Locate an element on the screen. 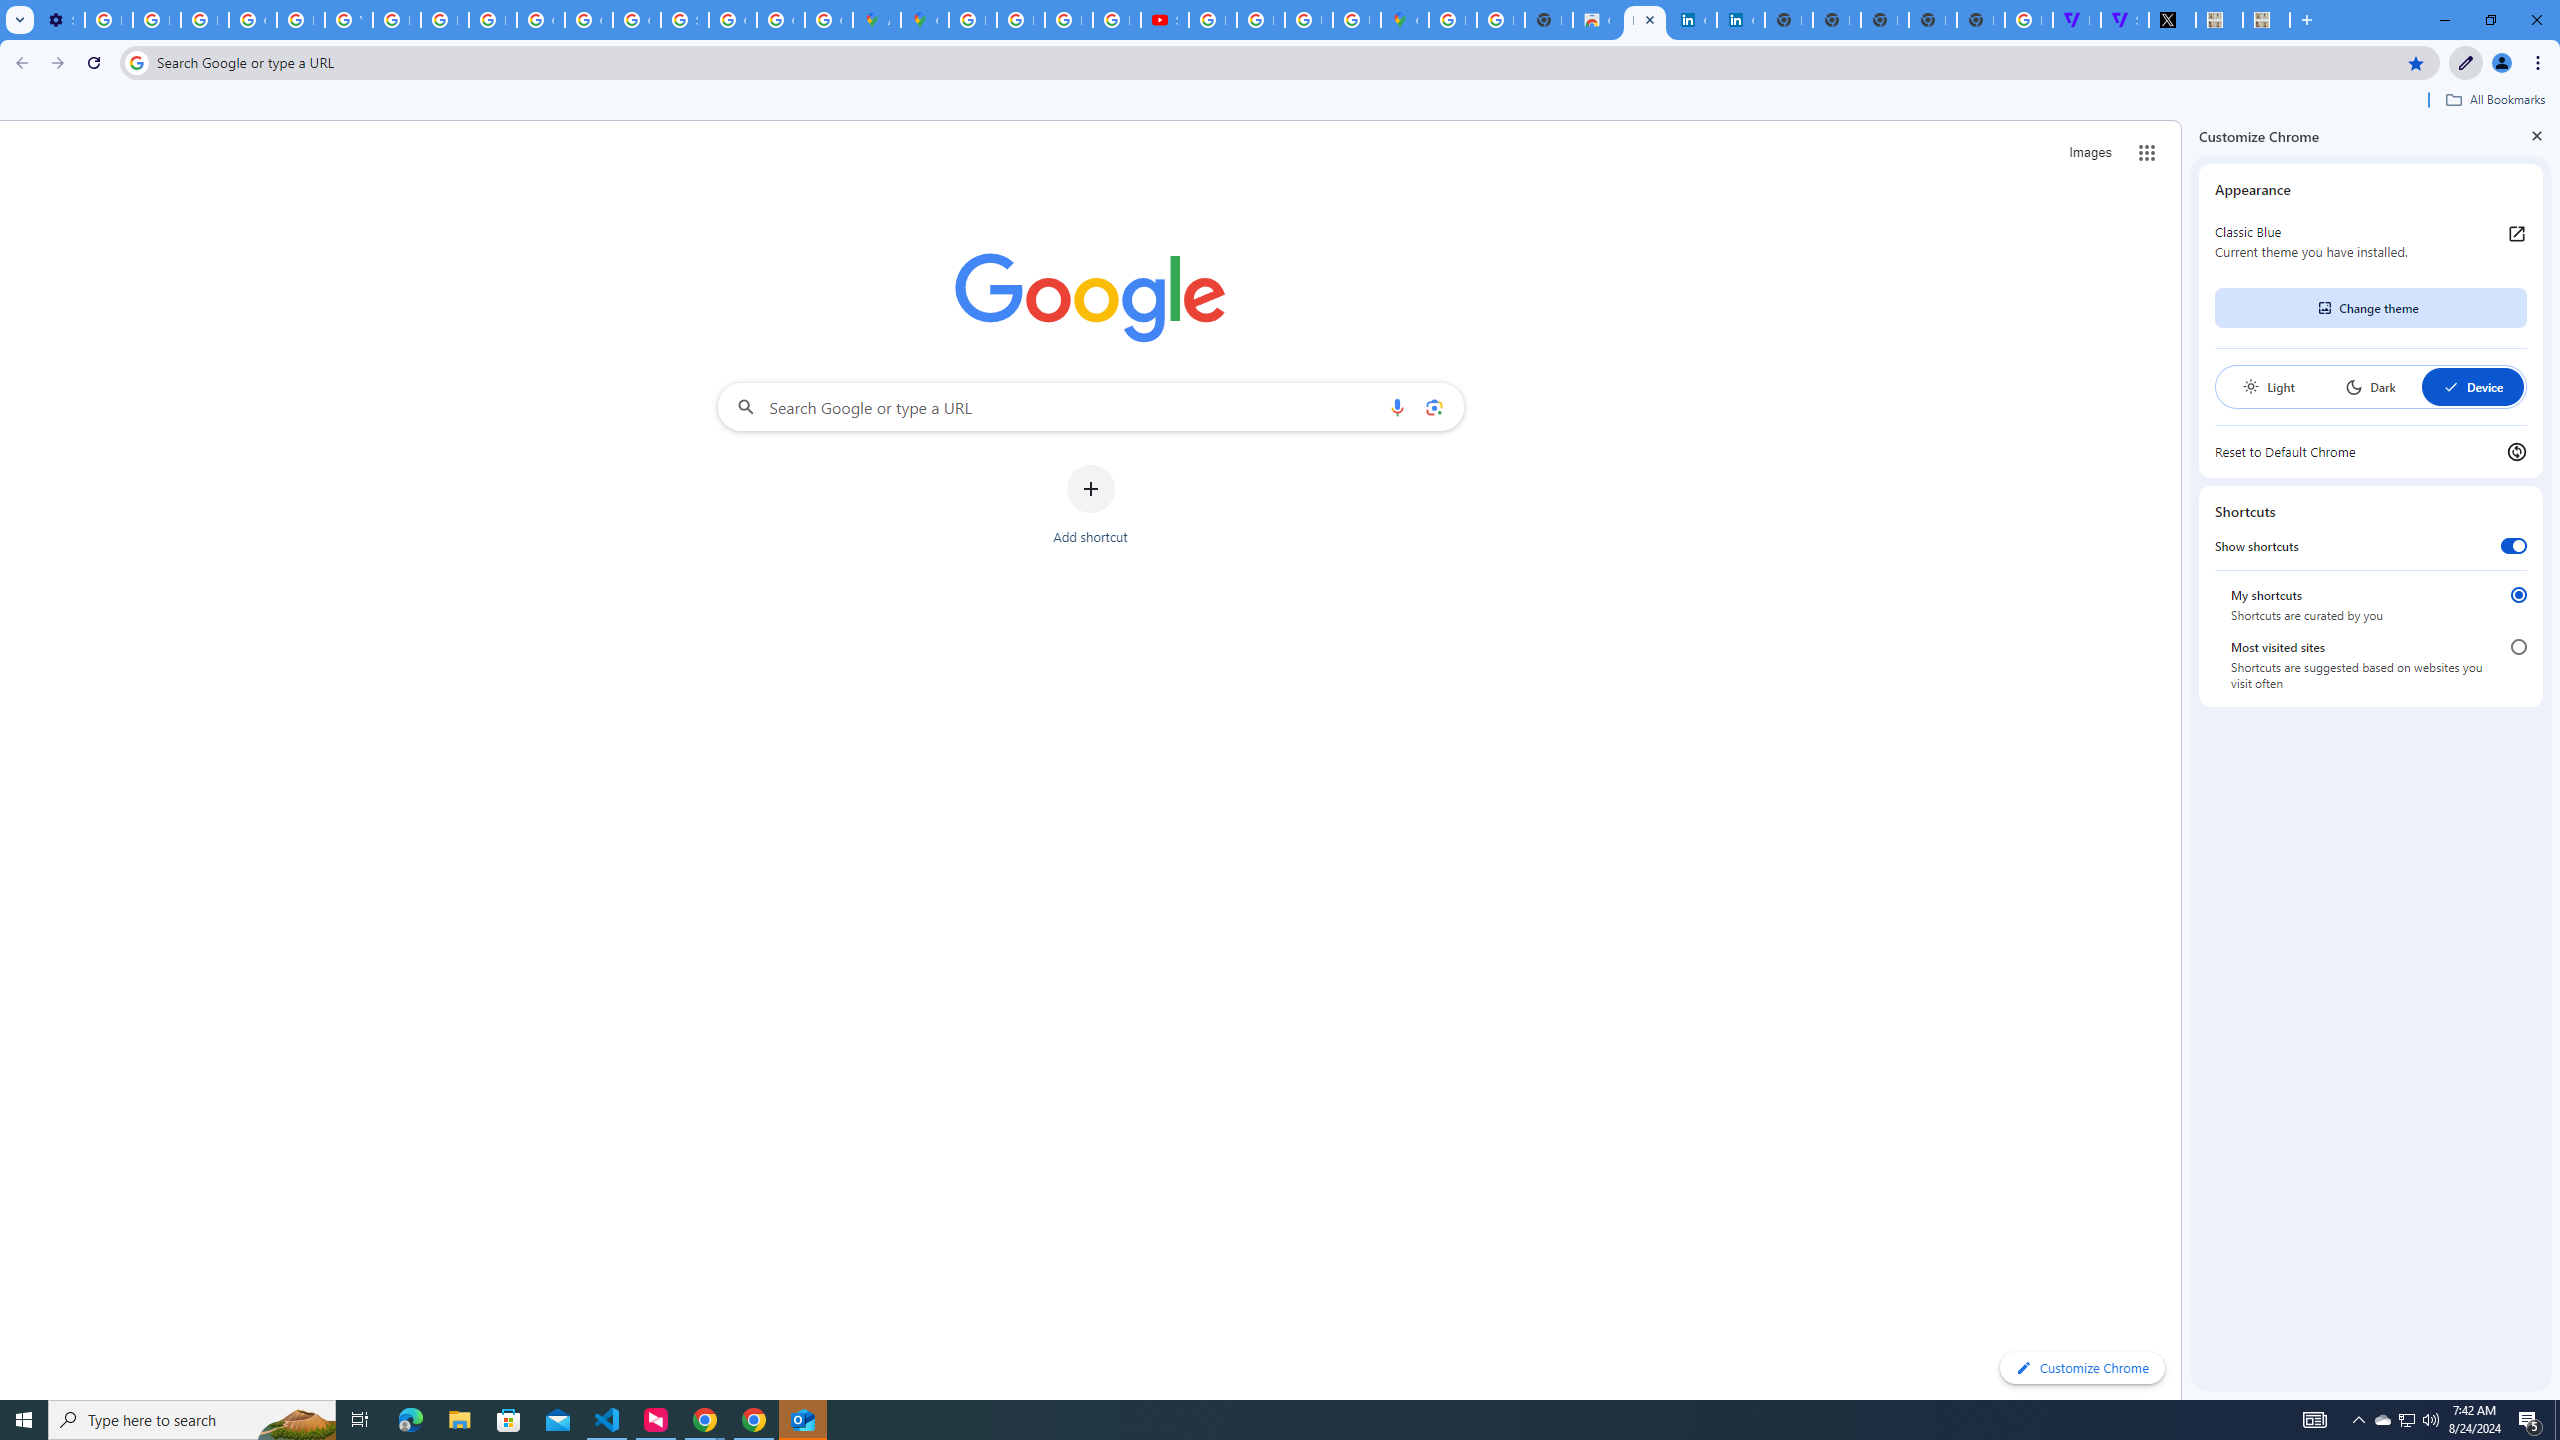  'Learn how to find your photos - Google Photos Help' is located at coordinates (155, 19).